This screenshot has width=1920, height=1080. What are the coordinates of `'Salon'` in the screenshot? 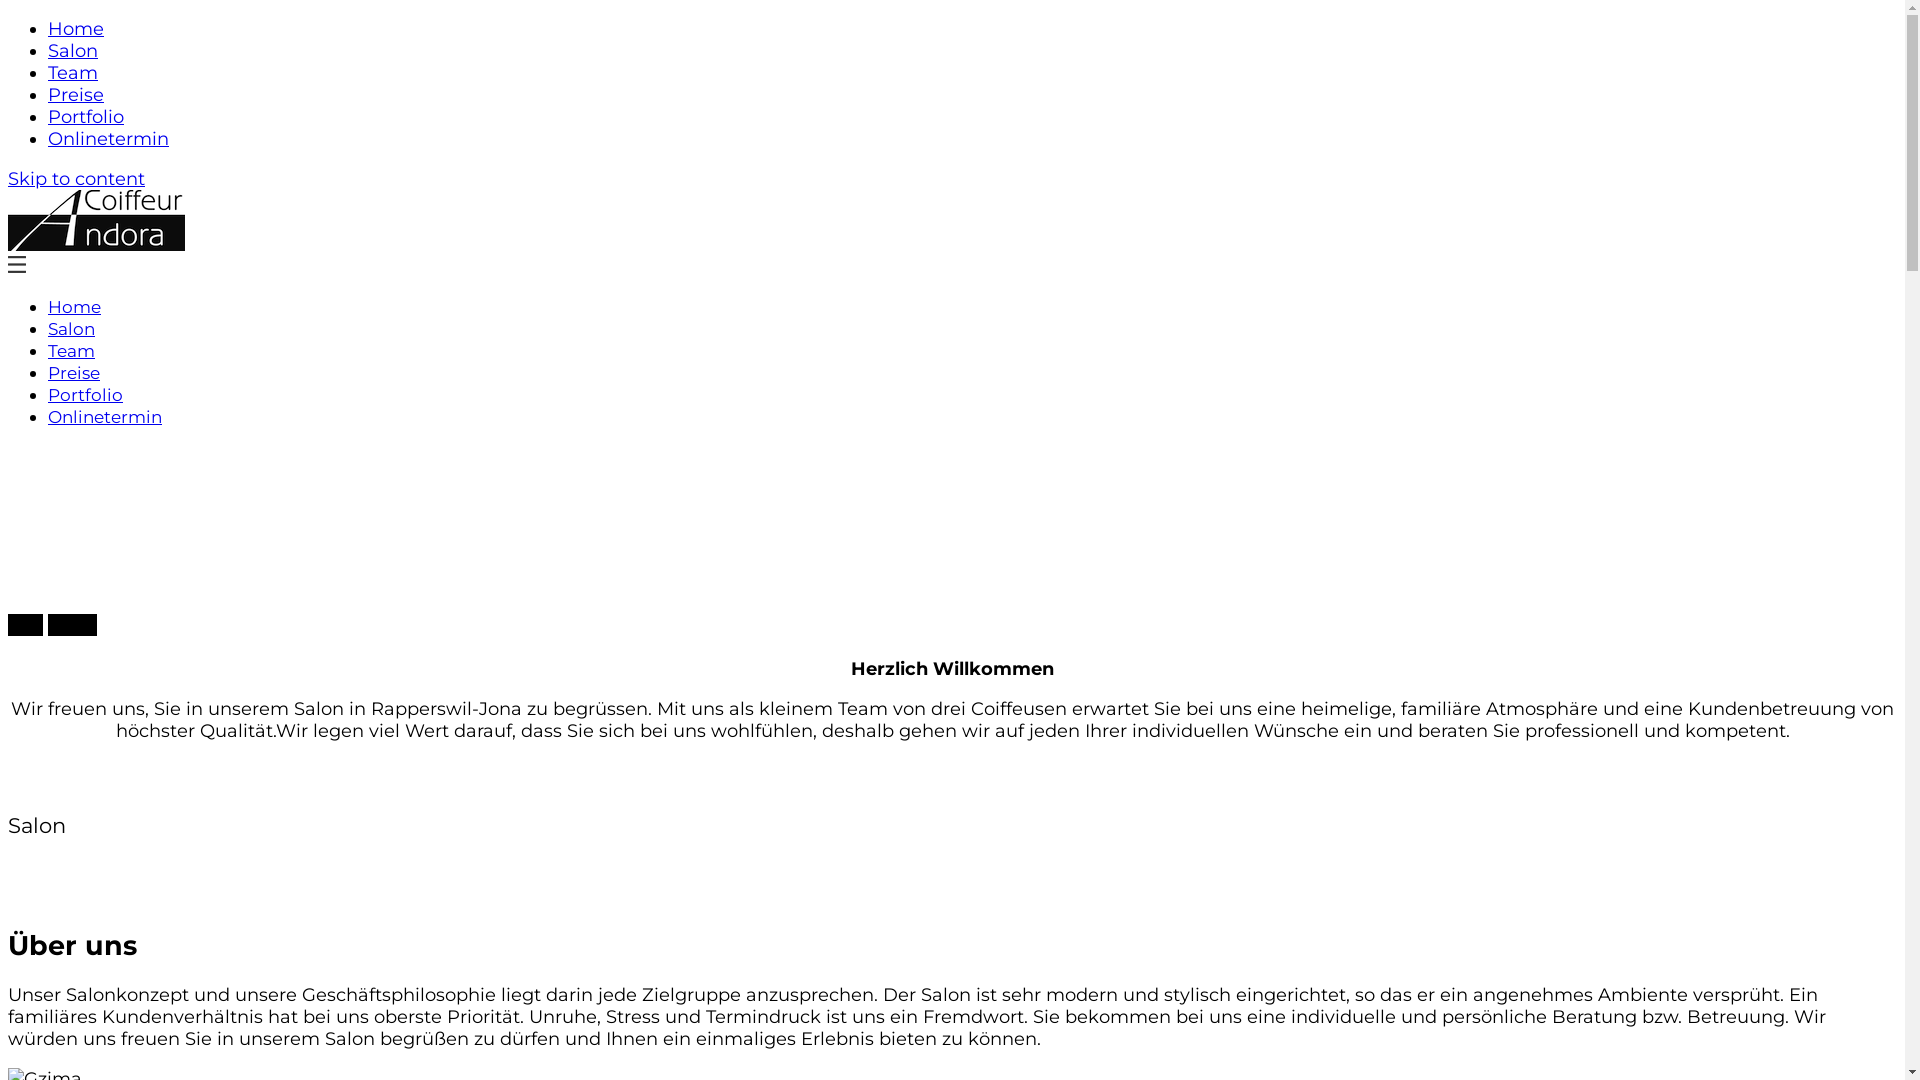 It's located at (72, 49).